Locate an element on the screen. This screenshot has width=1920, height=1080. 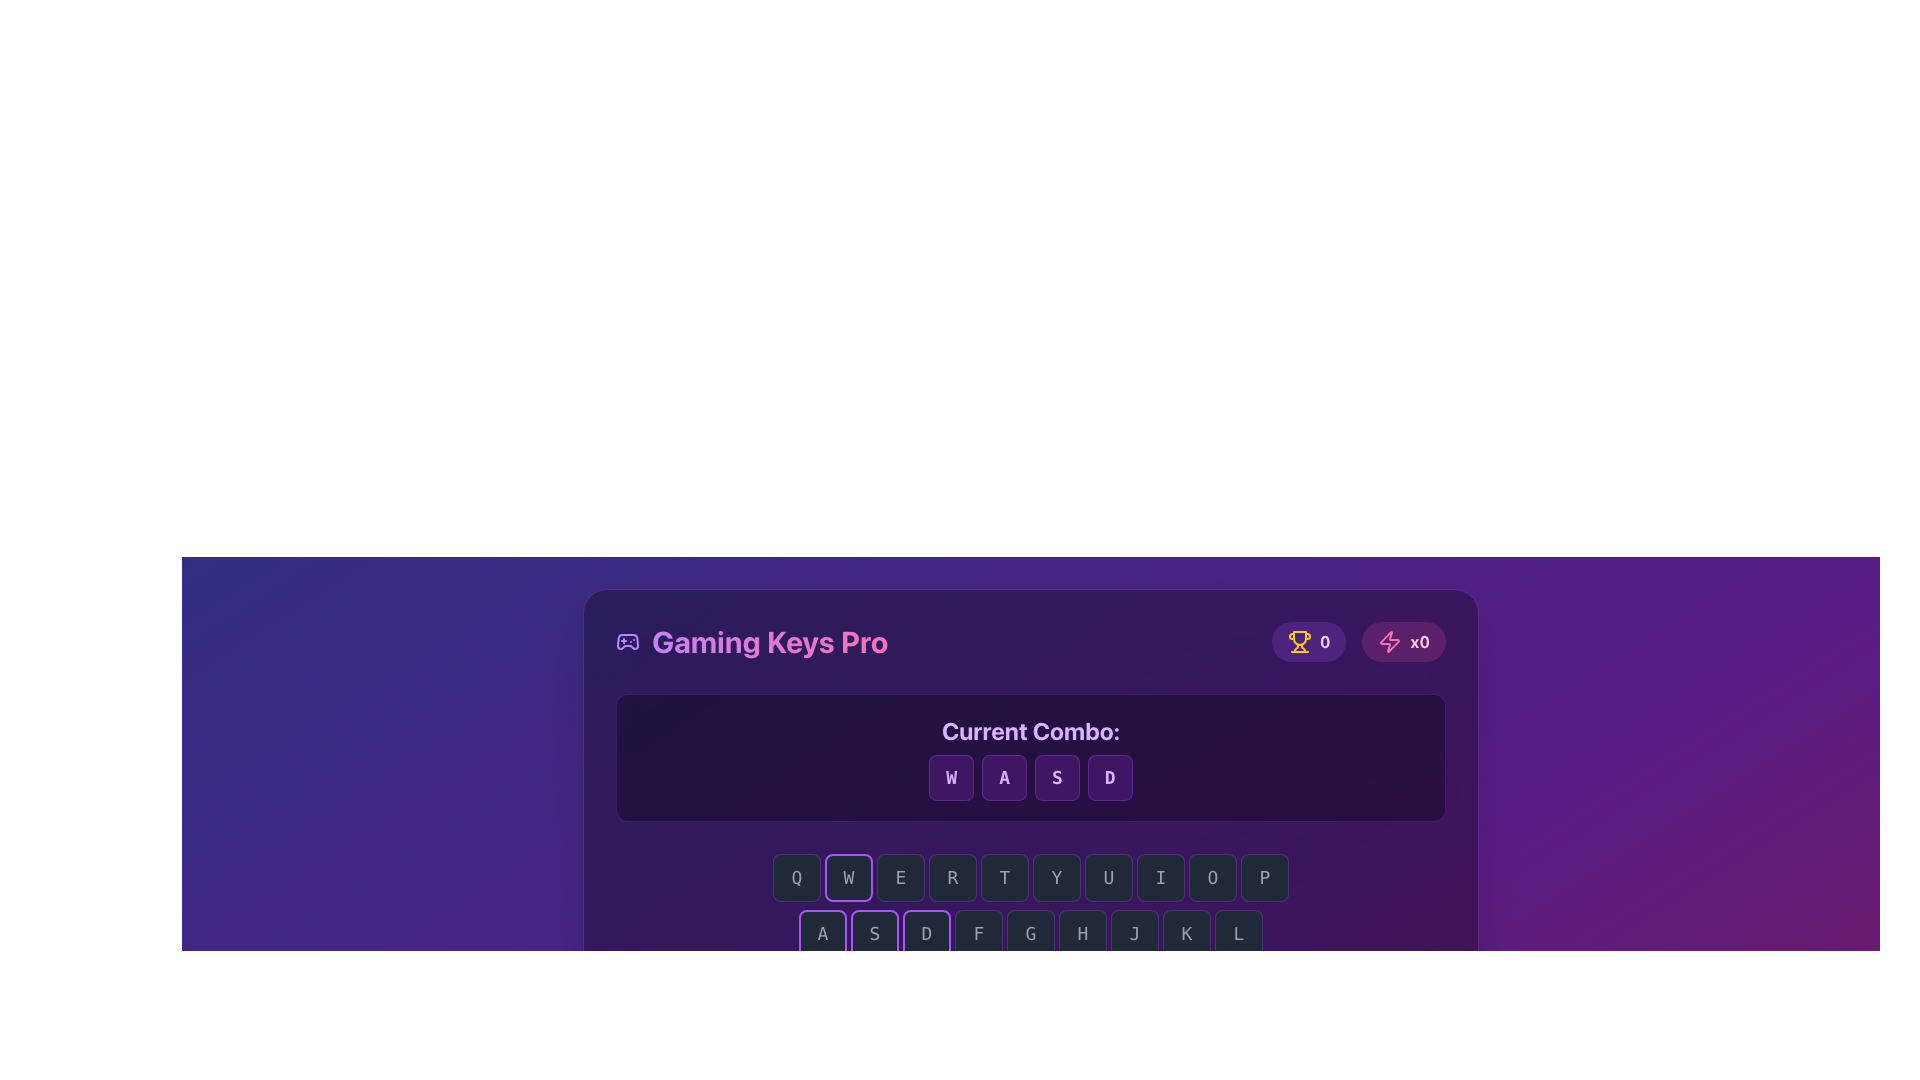
the square button with rounded corners, dark gray background, and a lighter gray letter 'H' centered on it, located between the 'G' and 'J' buttons is located at coordinates (1082, 933).